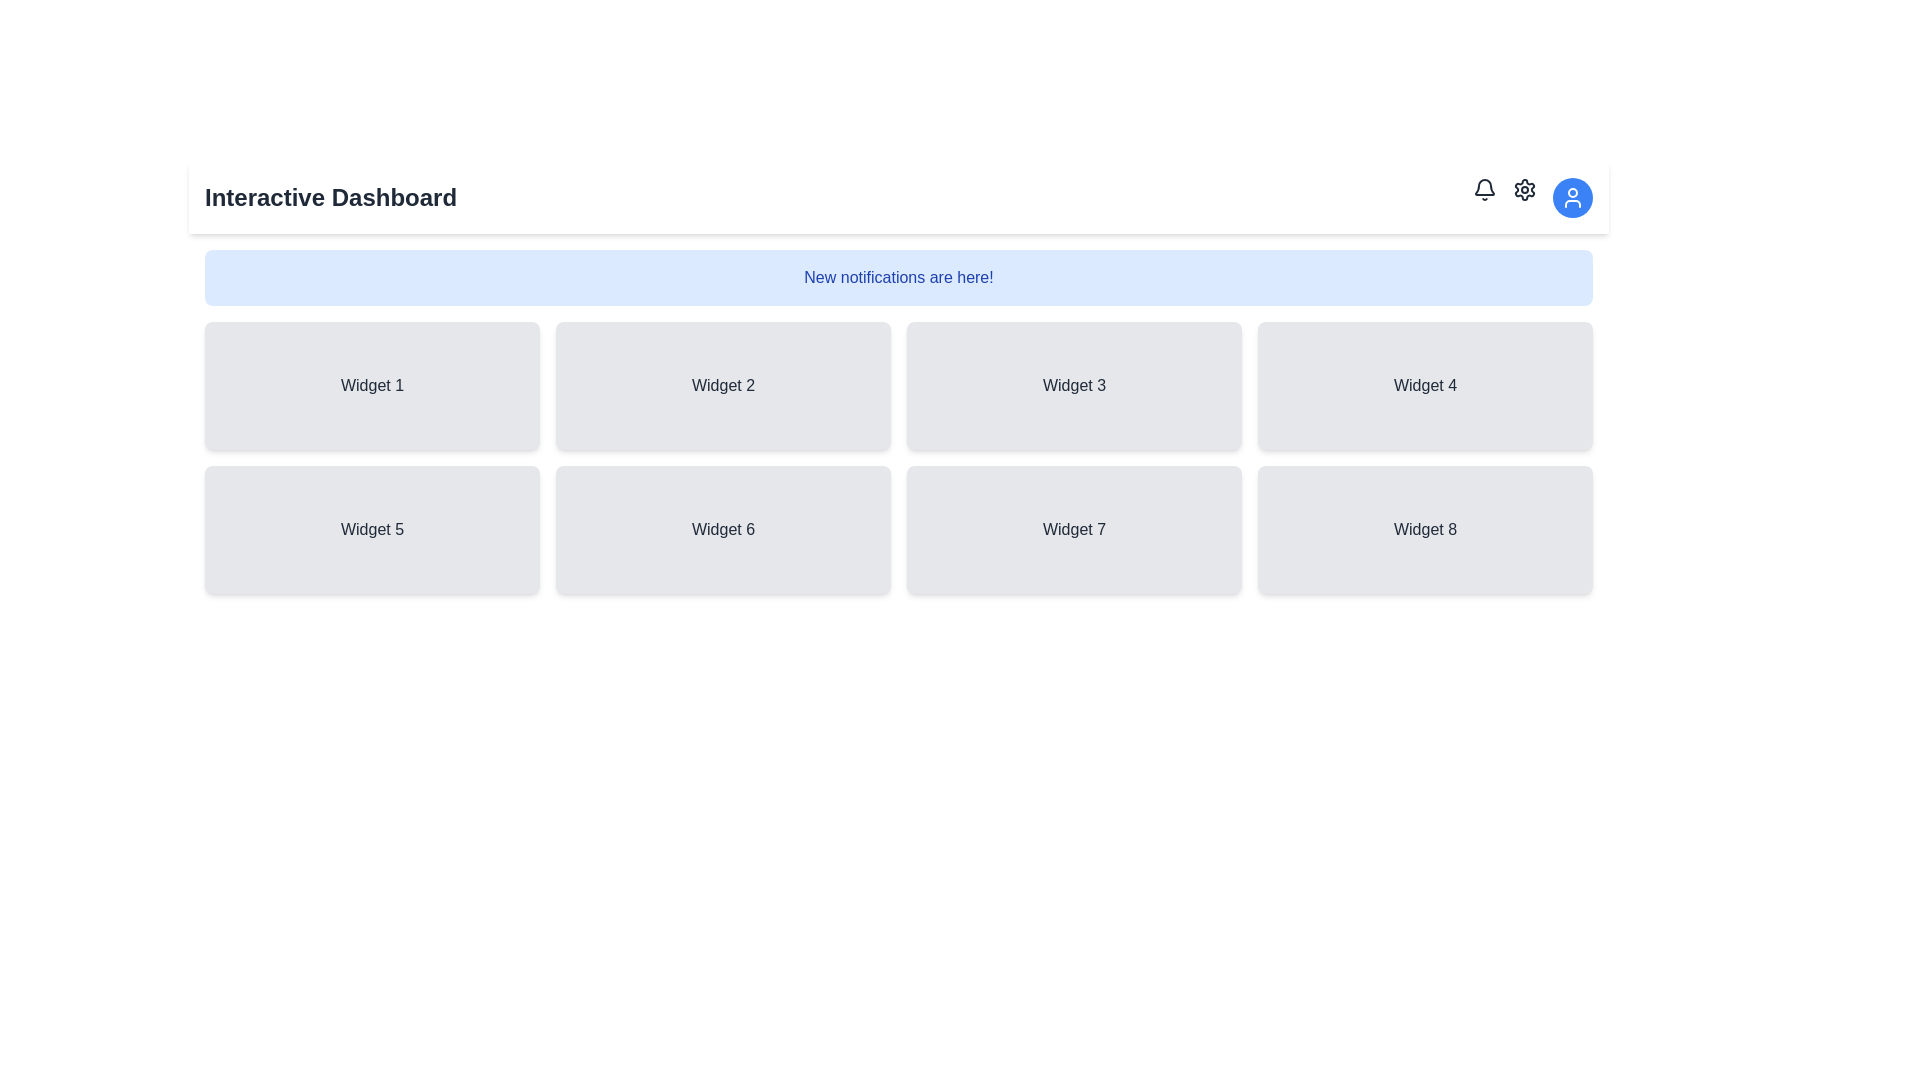  What do you see at coordinates (722, 528) in the screenshot?
I see `the 'Widget 6' card, which is a light gray rectangular card with rounded corners located in the second row of the grid layout` at bounding box center [722, 528].